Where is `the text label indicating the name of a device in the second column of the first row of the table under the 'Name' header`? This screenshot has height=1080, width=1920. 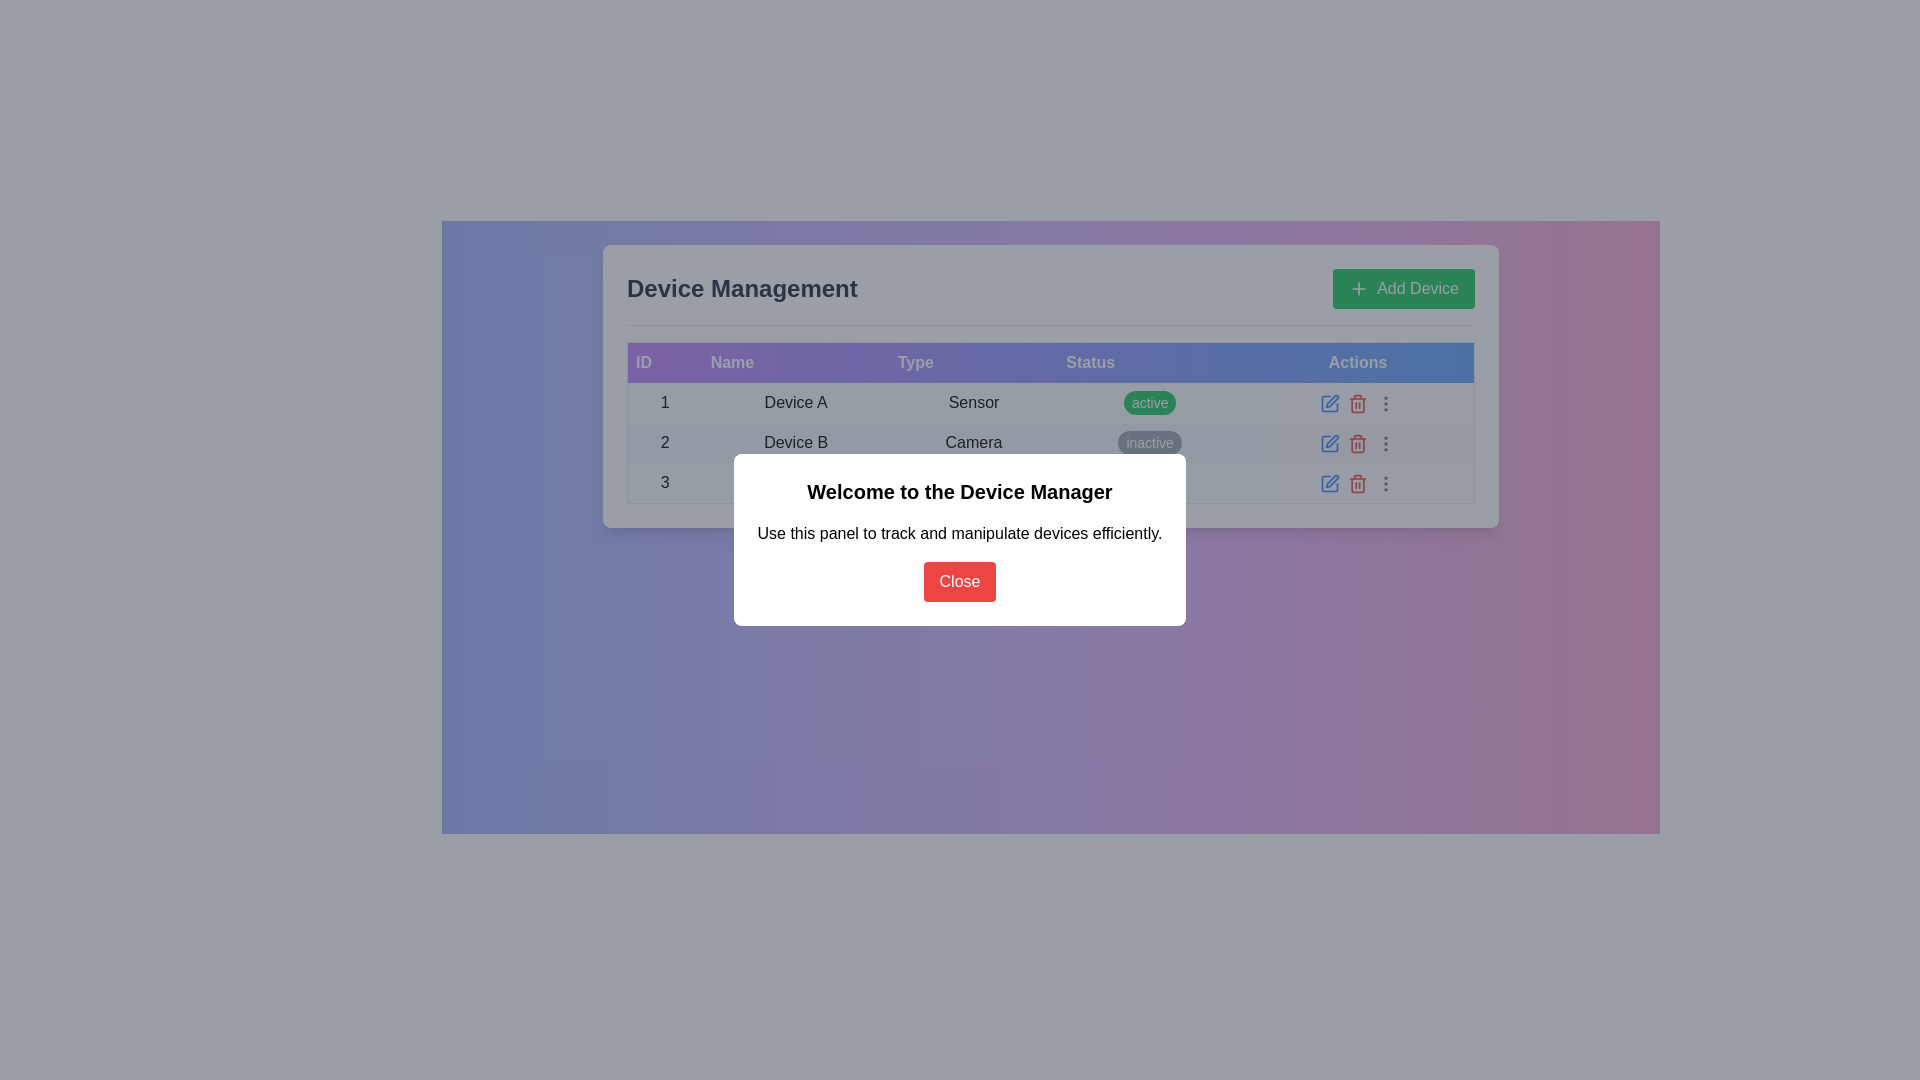
the text label indicating the name of a device in the second column of the first row of the table under the 'Name' header is located at coordinates (795, 402).